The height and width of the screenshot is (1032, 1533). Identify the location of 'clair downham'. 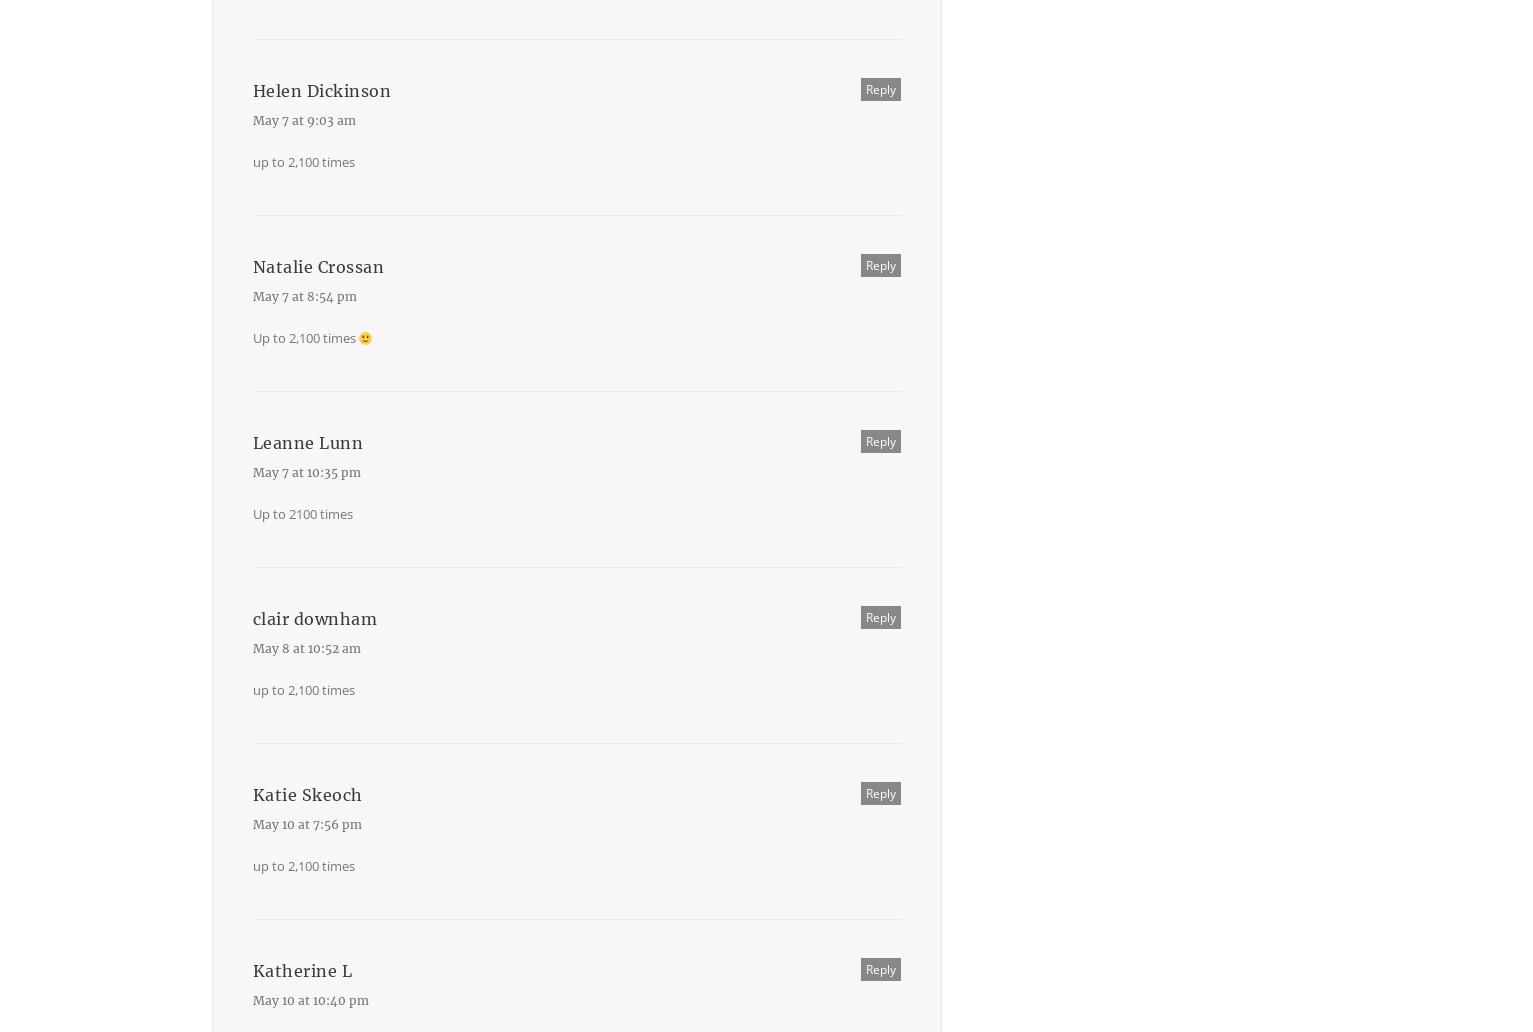
(314, 618).